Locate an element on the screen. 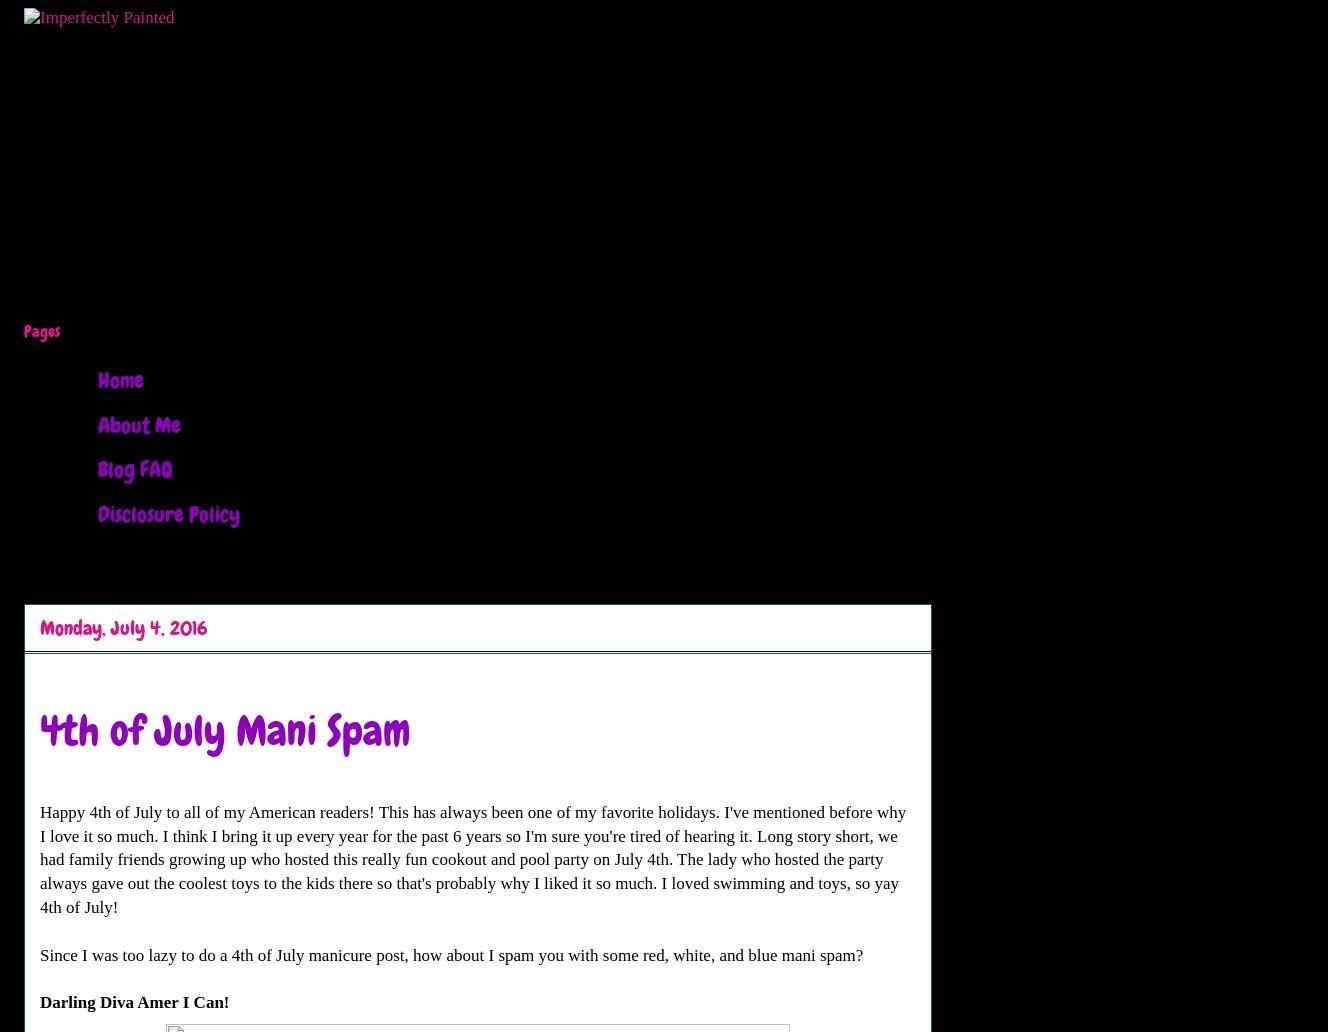 The image size is (1328, 1032). 'Darling Diva Amer I Can!' is located at coordinates (133, 1001).